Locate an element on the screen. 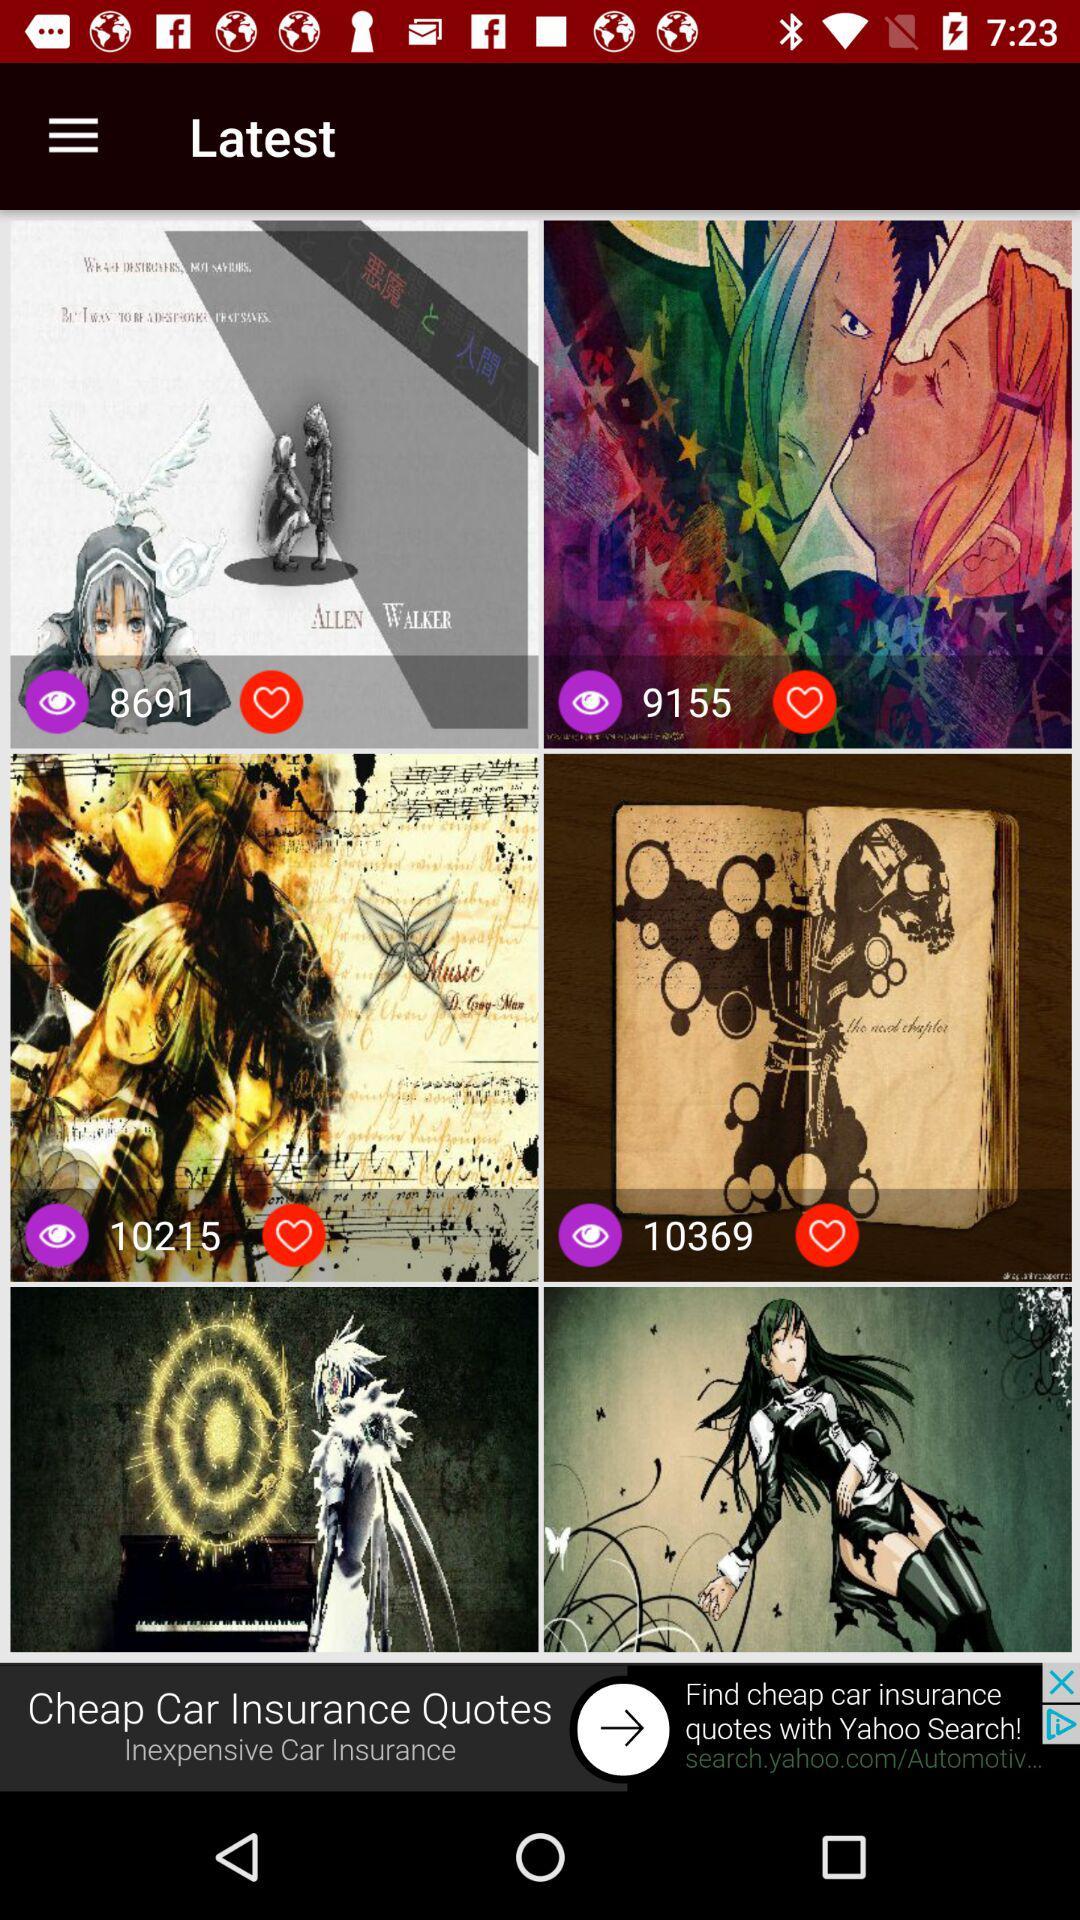  like 3rd option is located at coordinates (293, 1234).